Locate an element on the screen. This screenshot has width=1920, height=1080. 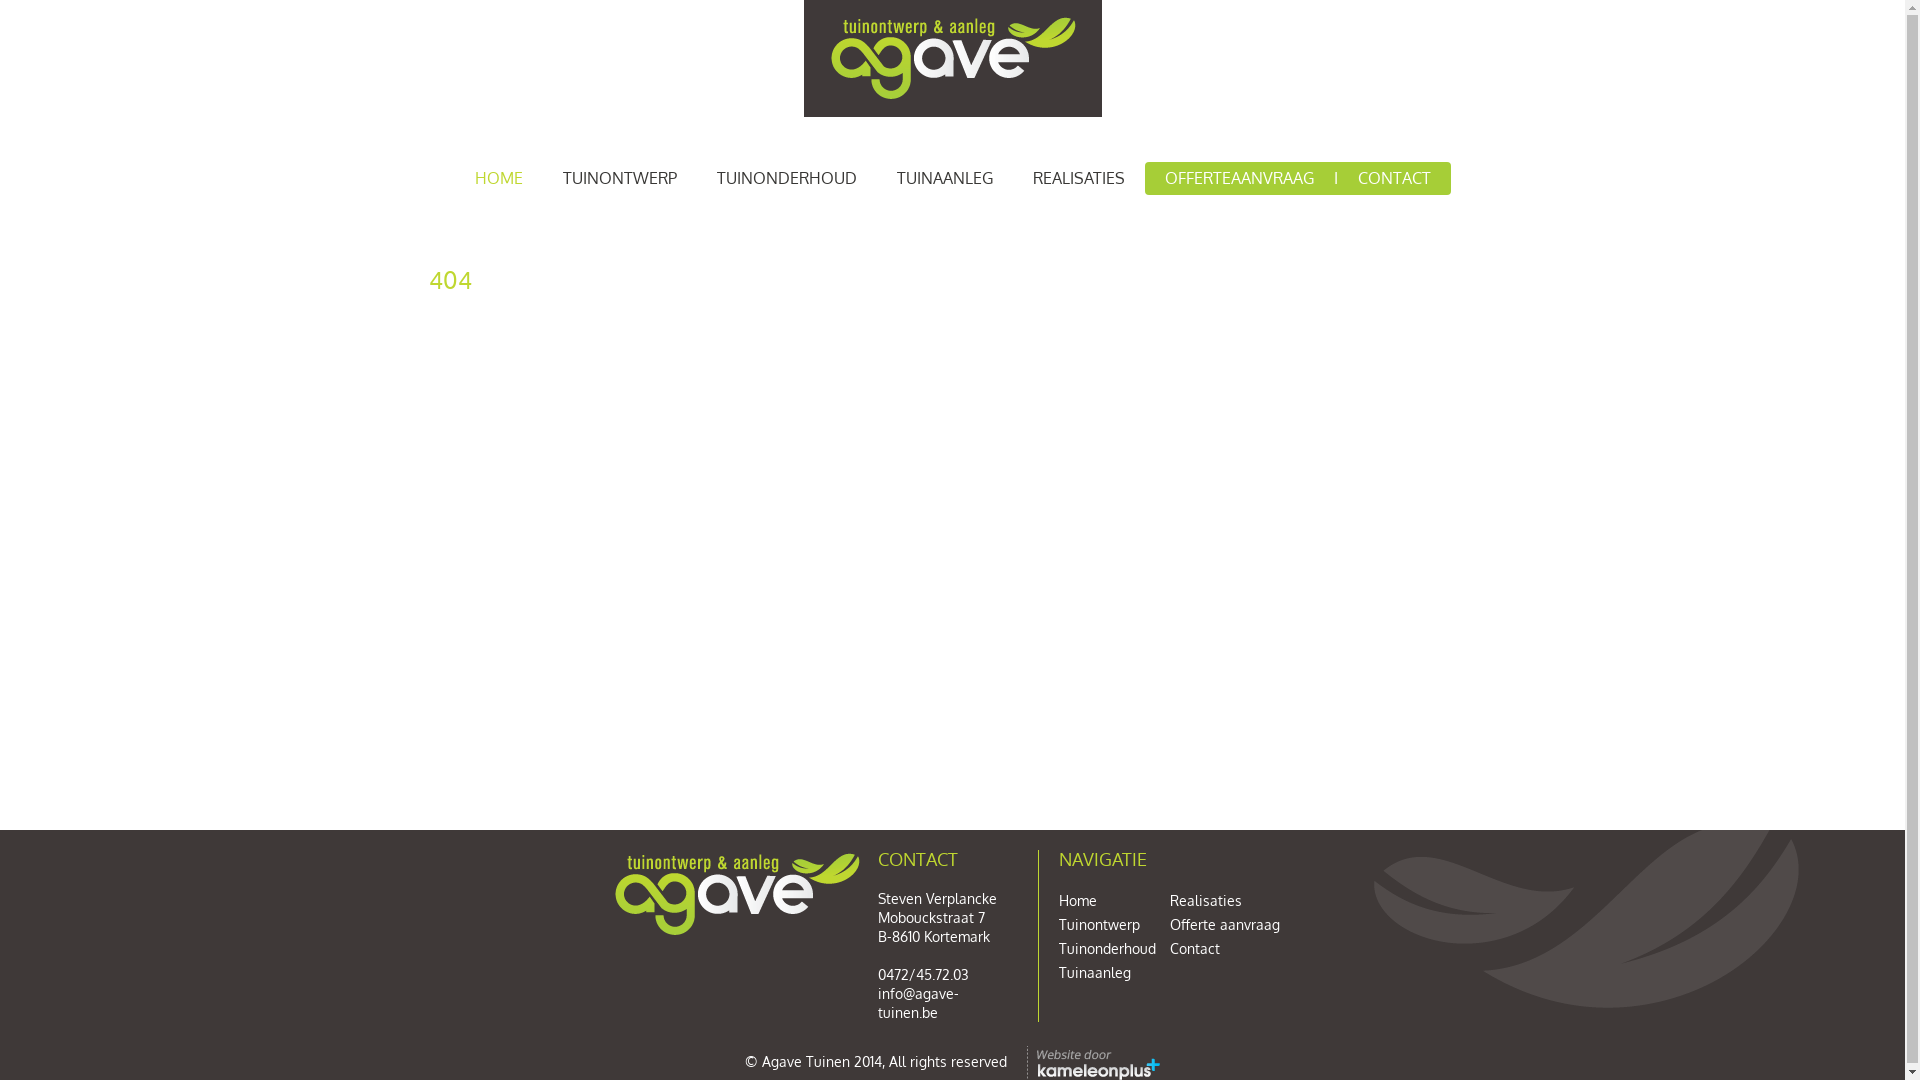
'Offerte aanvraag' is located at coordinates (1223, 924).